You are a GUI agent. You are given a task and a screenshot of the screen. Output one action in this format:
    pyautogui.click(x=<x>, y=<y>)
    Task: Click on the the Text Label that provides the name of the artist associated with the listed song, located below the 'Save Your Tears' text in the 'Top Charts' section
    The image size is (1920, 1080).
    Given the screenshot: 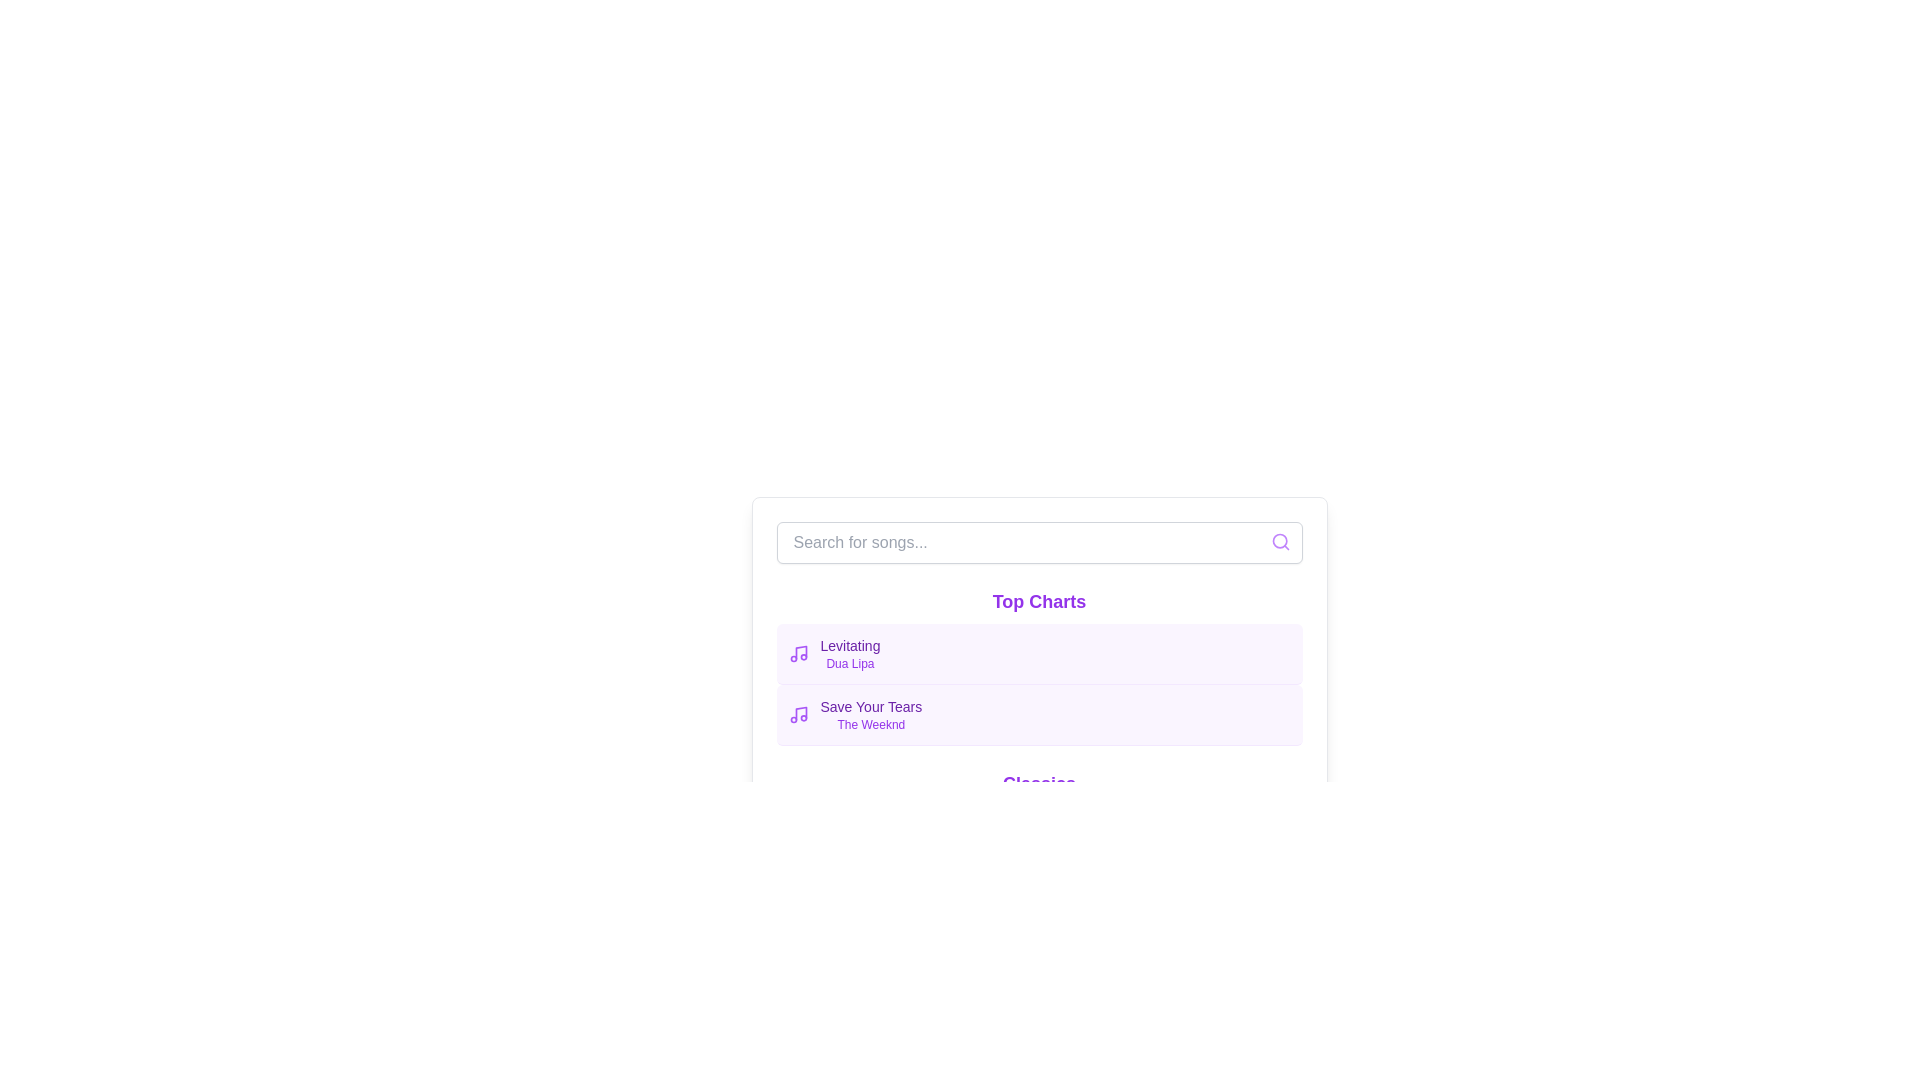 What is the action you would take?
    pyautogui.click(x=871, y=725)
    